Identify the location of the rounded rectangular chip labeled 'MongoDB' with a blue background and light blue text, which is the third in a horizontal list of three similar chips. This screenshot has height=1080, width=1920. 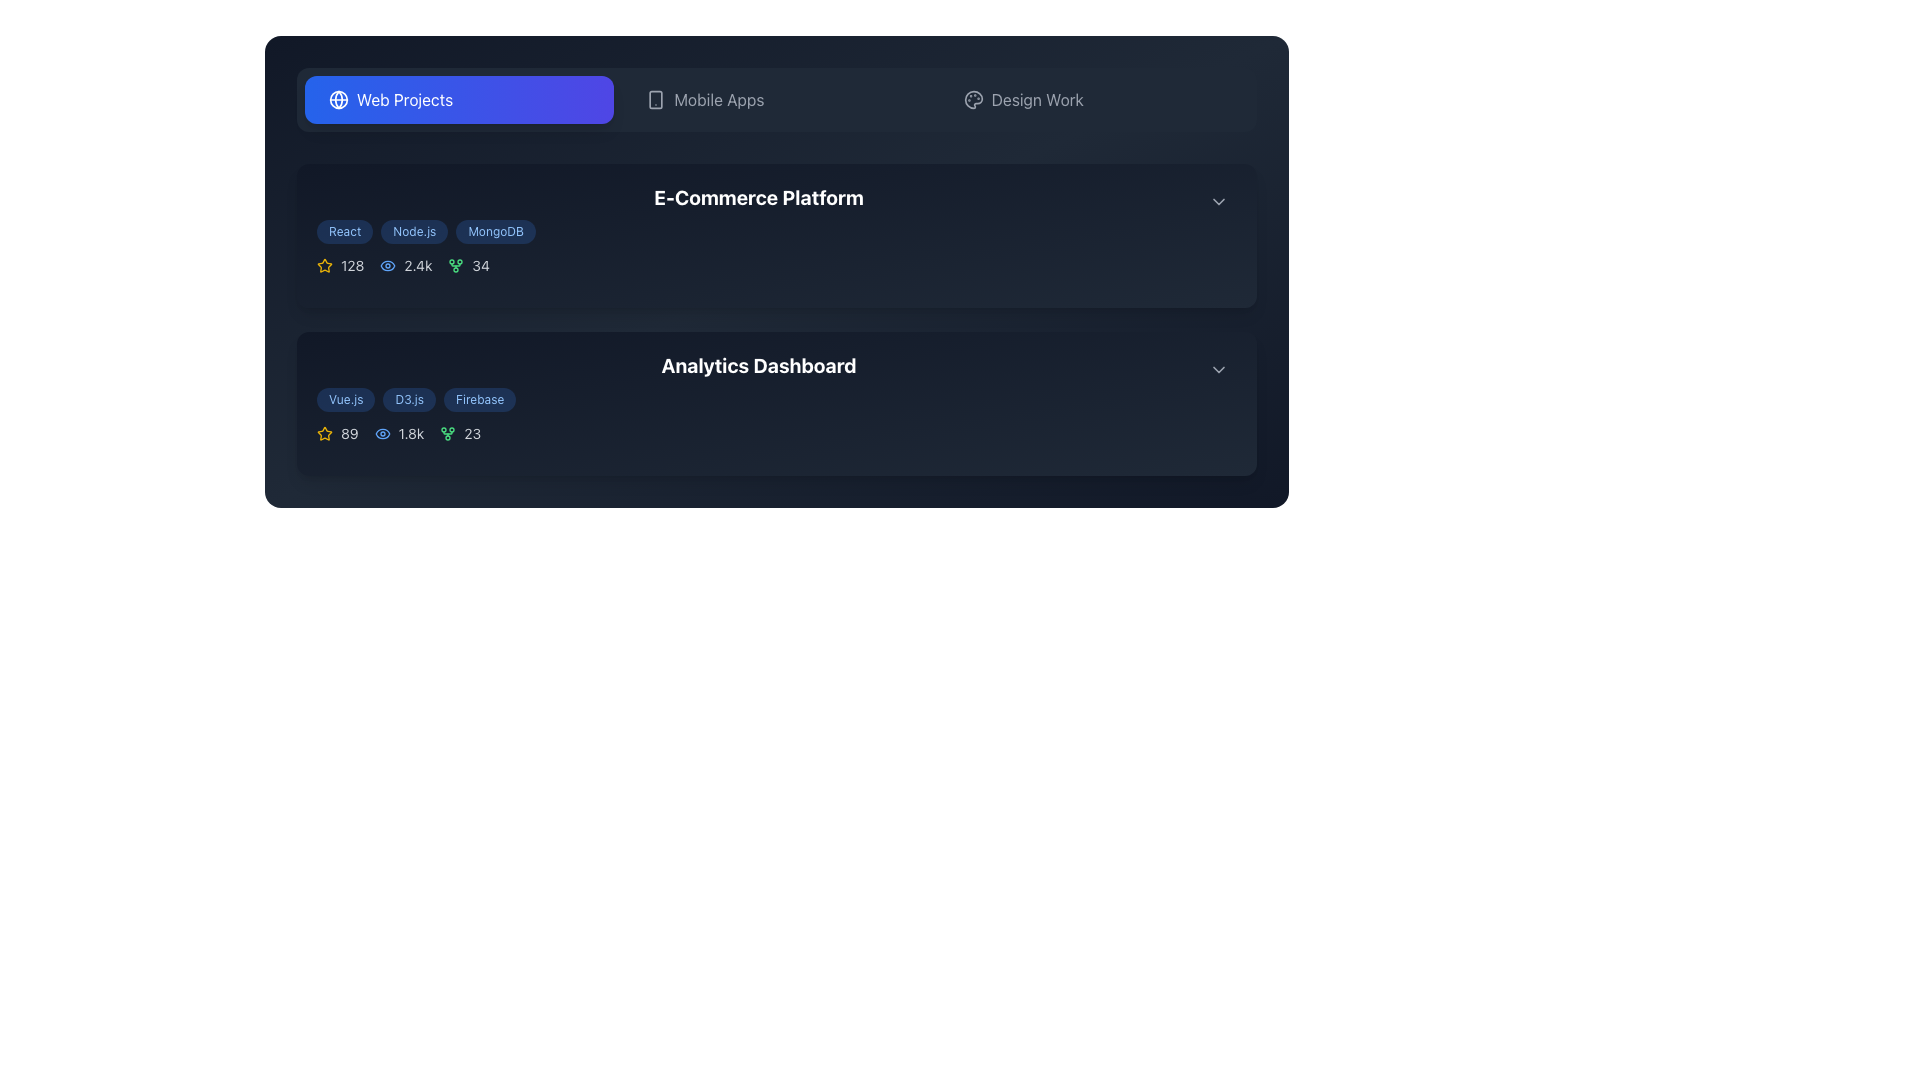
(496, 230).